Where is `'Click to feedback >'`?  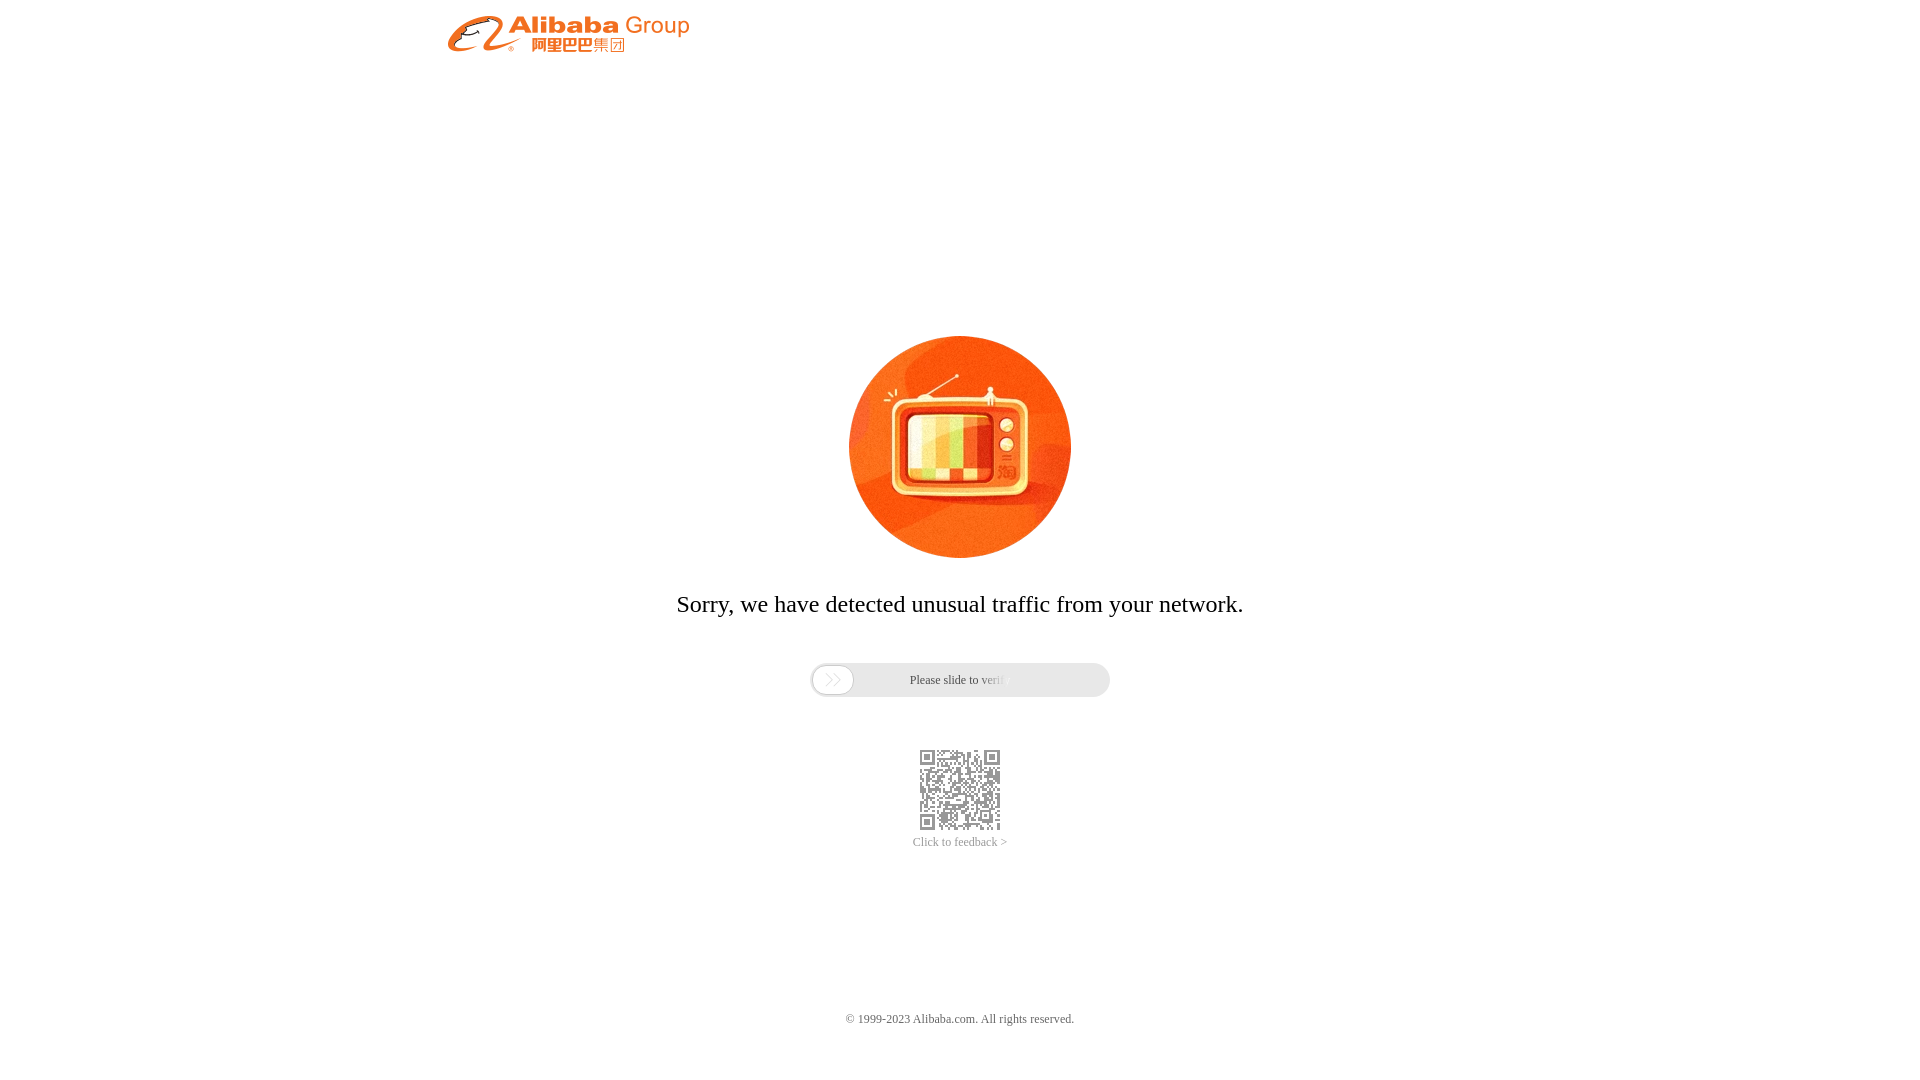
'Click to feedback >' is located at coordinates (960, 842).